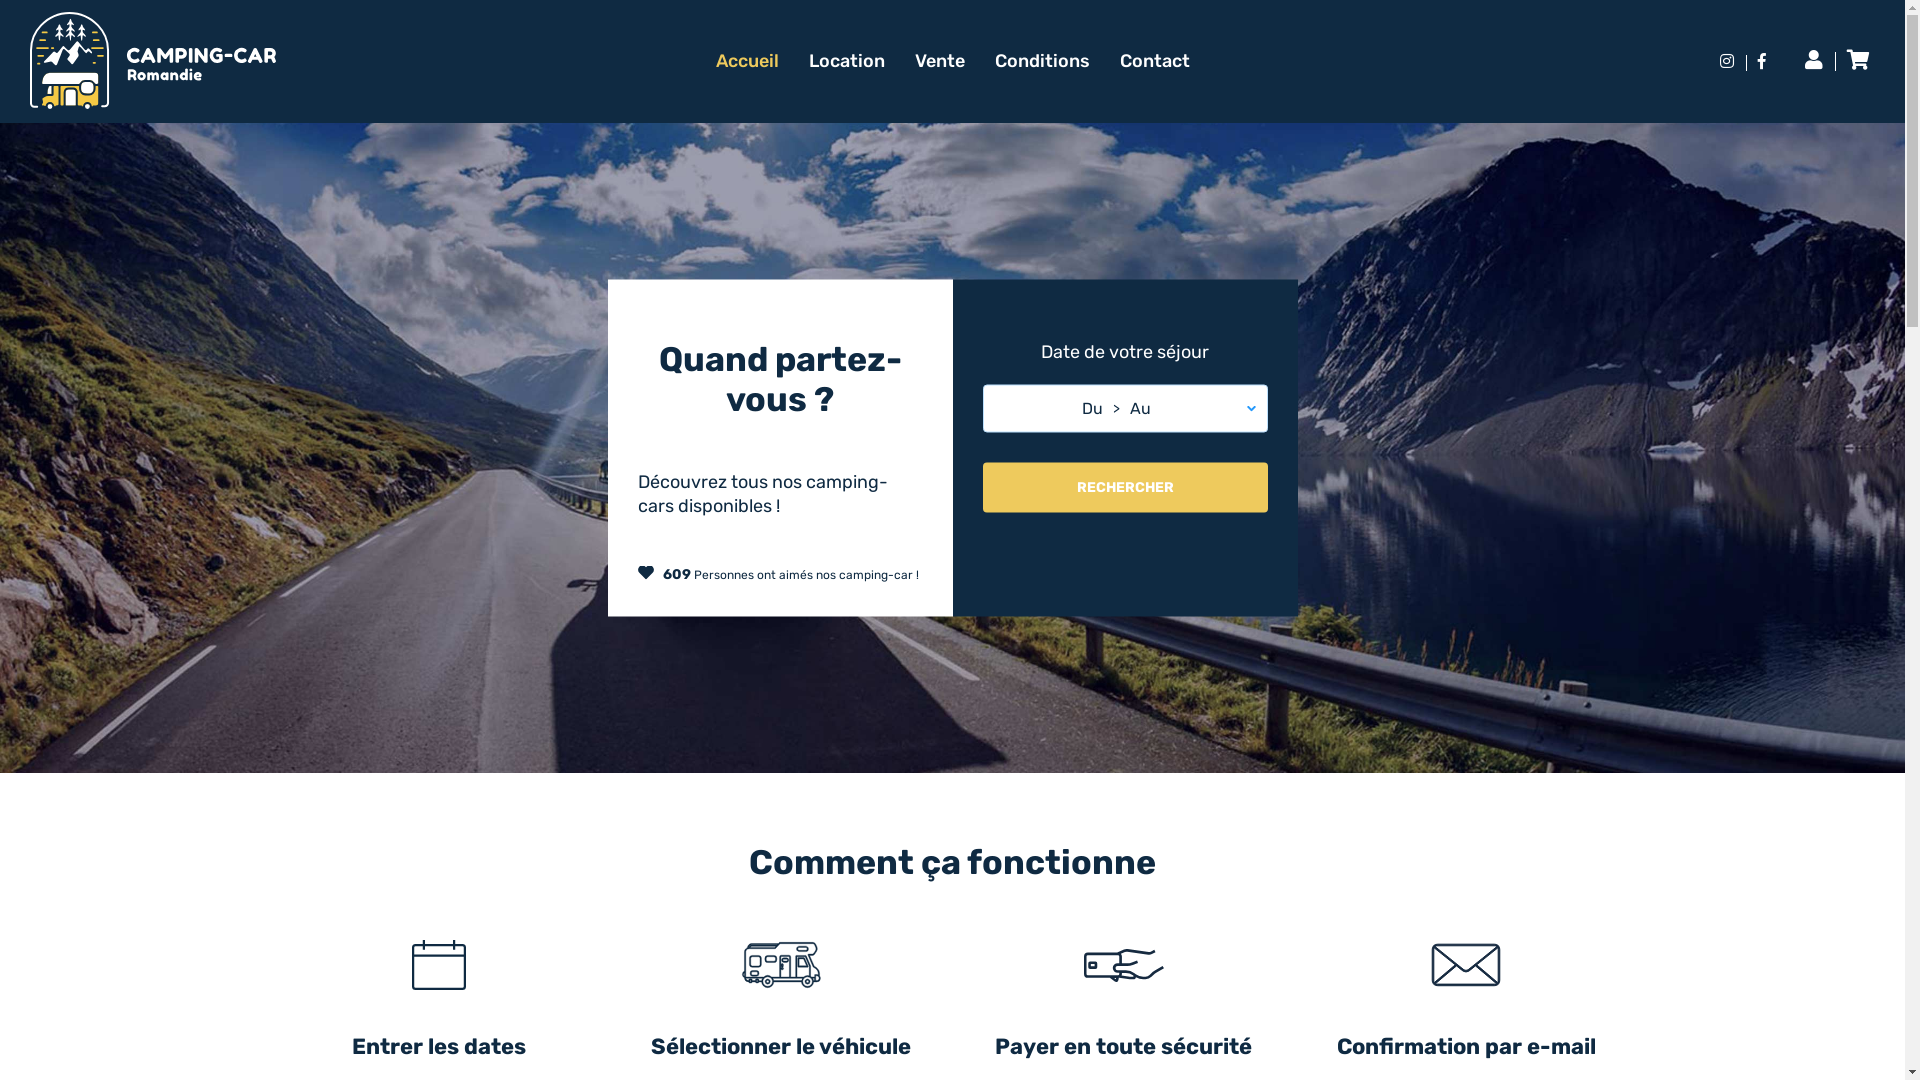  I want to click on 'Vente', so click(912, 60).